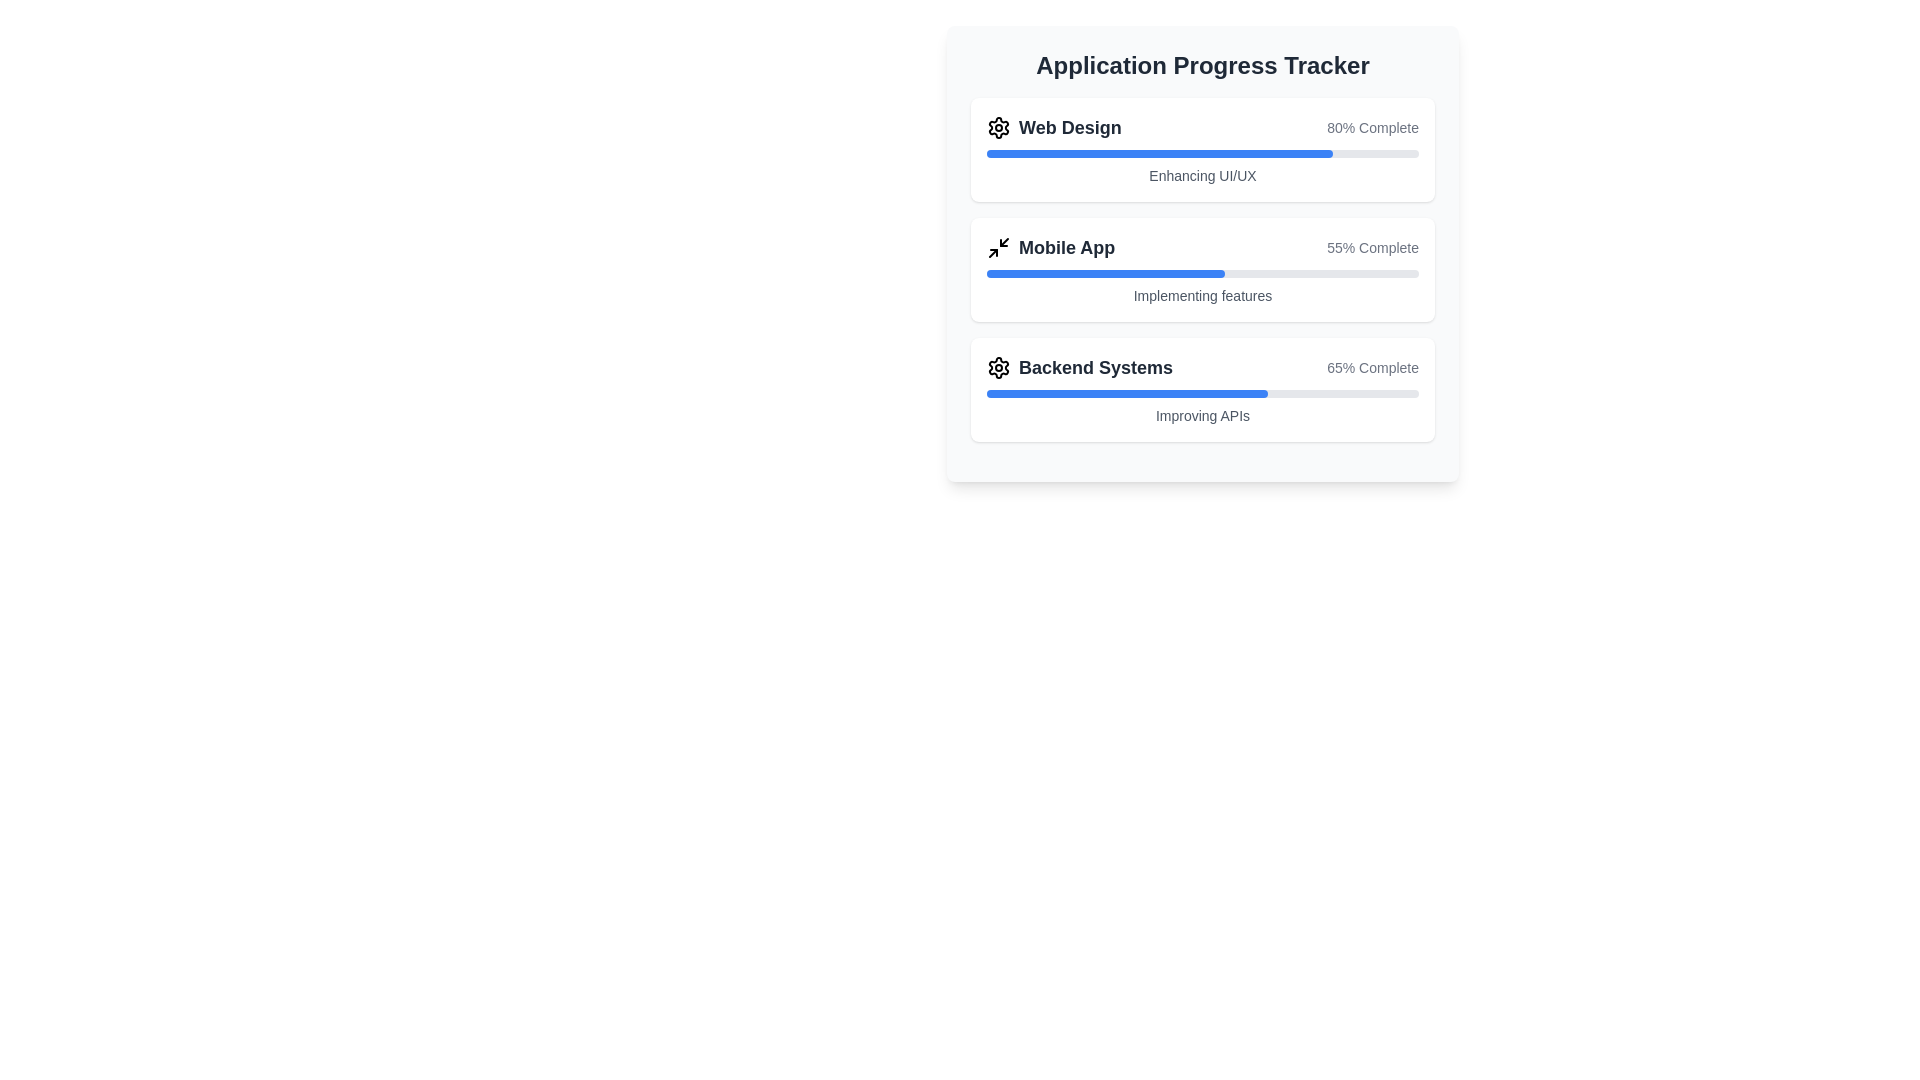  Describe the element at coordinates (1202, 273) in the screenshot. I see `the progress bar indicating 55% completion located below the '55% Complete' label in the 'Mobile App' section` at that location.